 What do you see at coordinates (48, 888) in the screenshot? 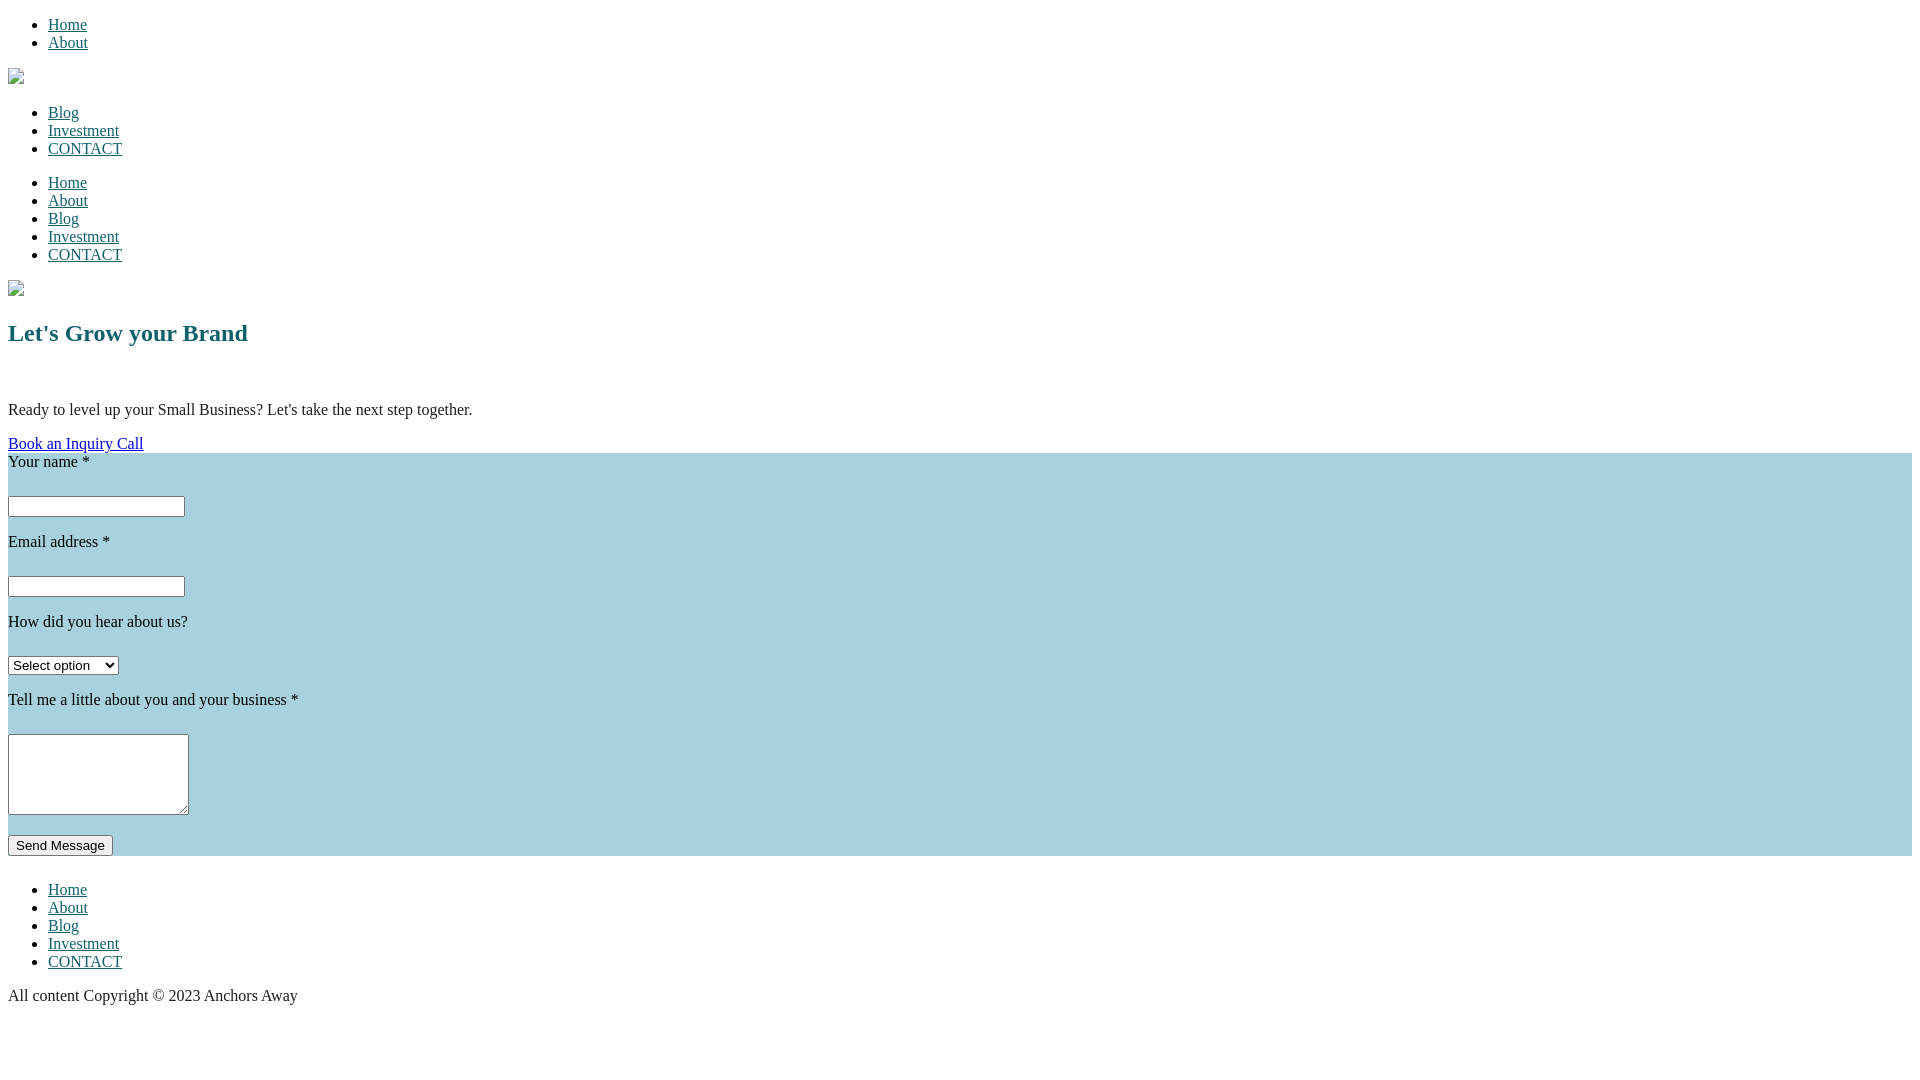
I see `'Home'` at bounding box center [48, 888].